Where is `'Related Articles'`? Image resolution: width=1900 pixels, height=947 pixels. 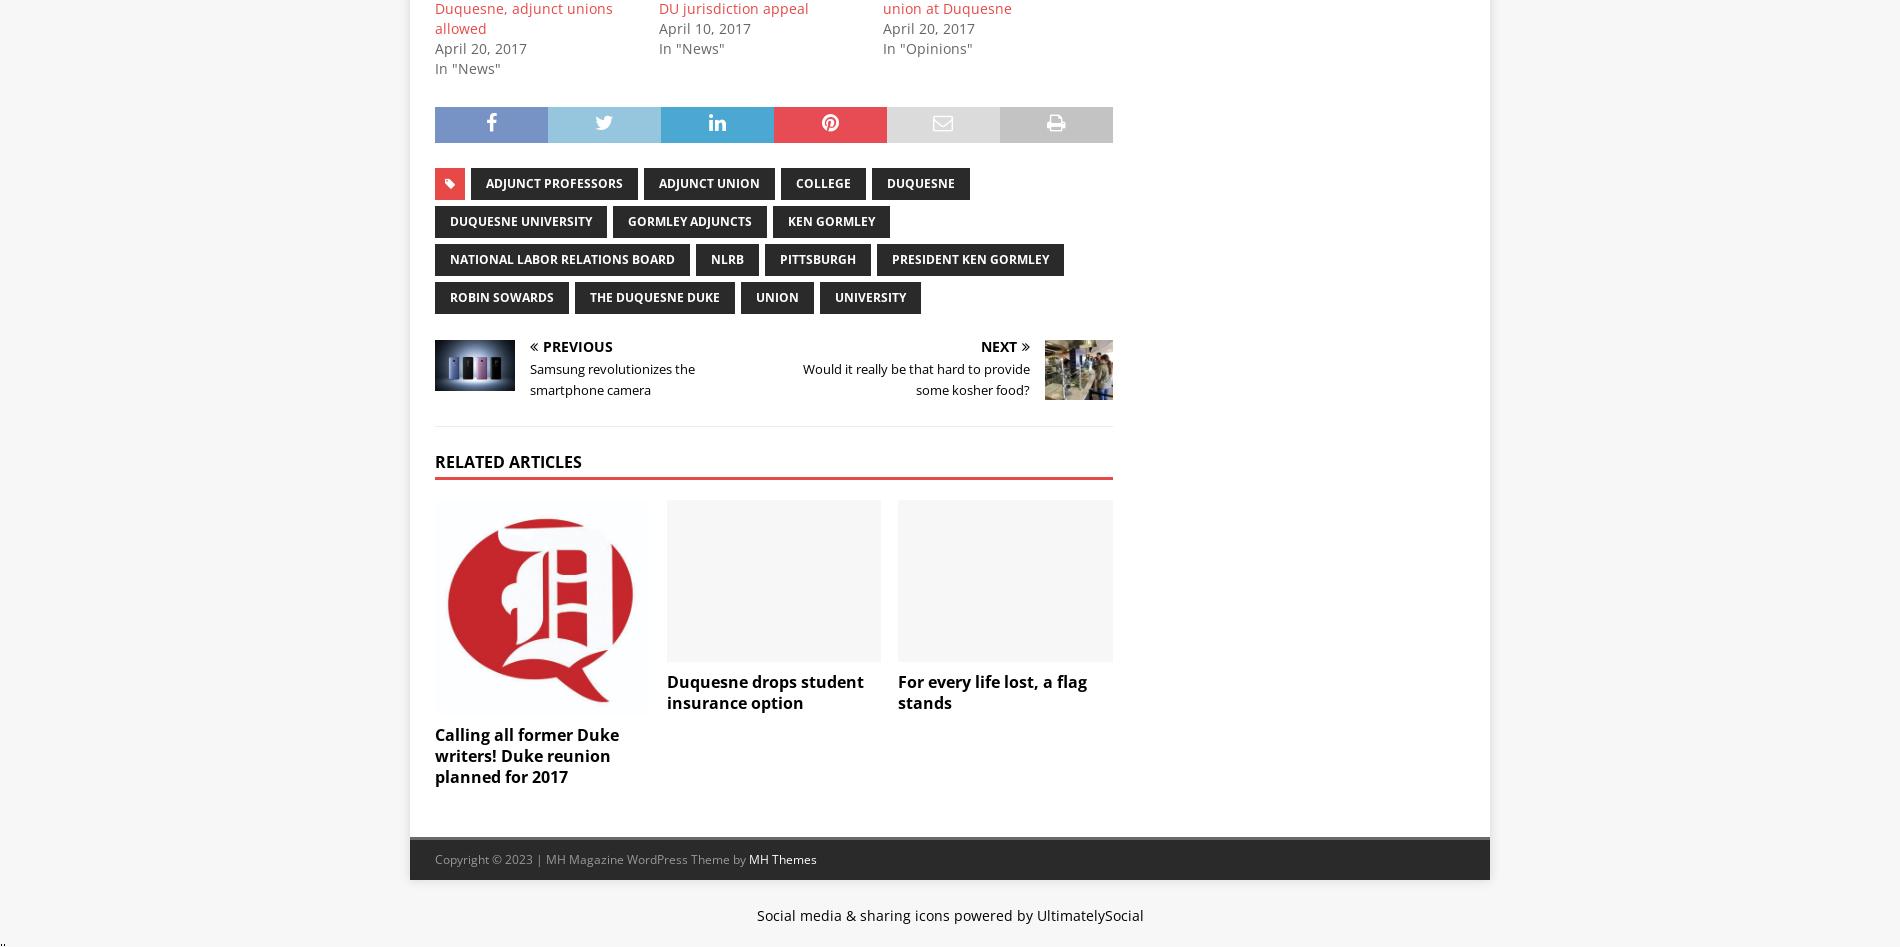 'Related Articles' is located at coordinates (433, 460).